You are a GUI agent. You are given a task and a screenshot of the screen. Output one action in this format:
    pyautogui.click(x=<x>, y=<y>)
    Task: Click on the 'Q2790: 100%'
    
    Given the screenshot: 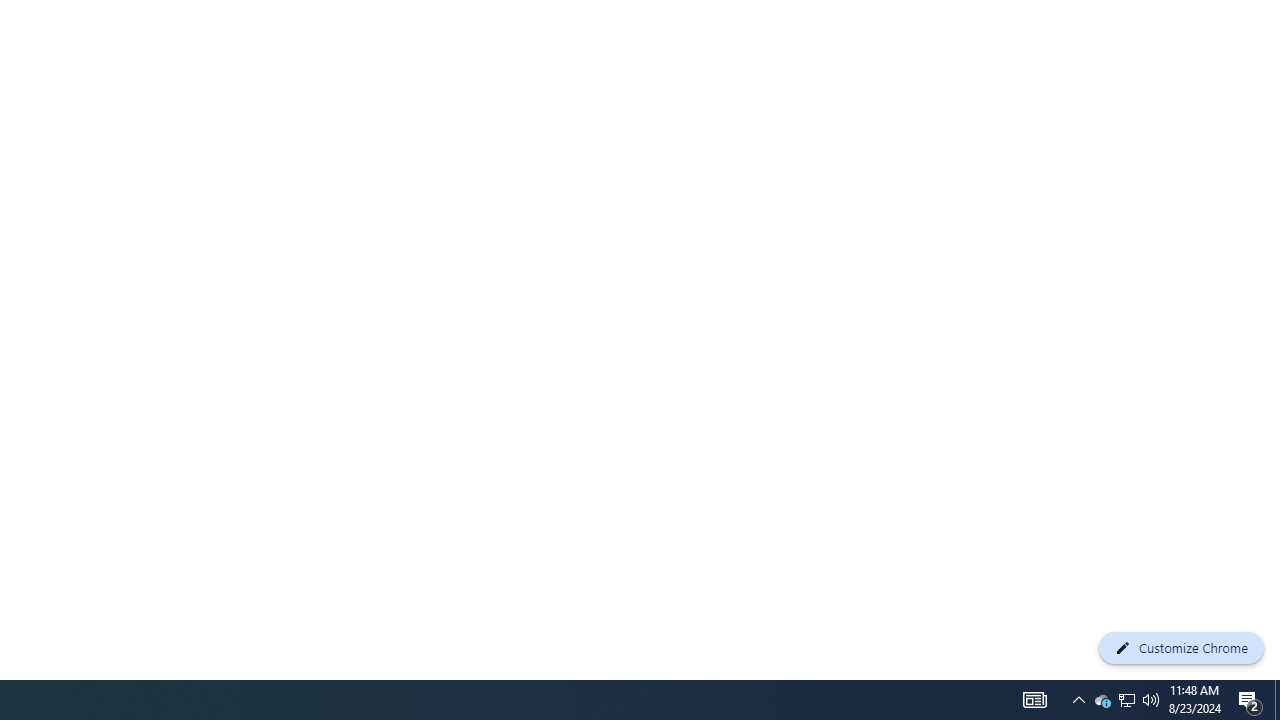 What is the action you would take?
    pyautogui.click(x=1151, y=698)
    